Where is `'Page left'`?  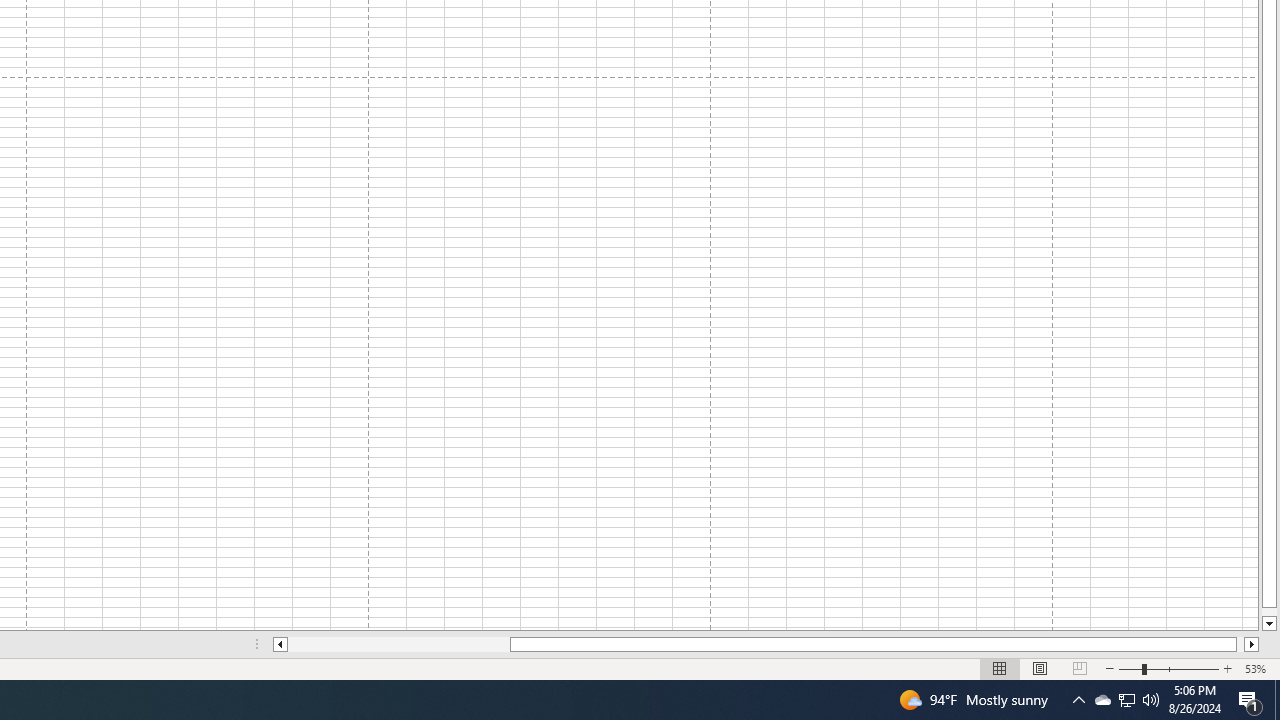
'Page left' is located at coordinates (398, 644).